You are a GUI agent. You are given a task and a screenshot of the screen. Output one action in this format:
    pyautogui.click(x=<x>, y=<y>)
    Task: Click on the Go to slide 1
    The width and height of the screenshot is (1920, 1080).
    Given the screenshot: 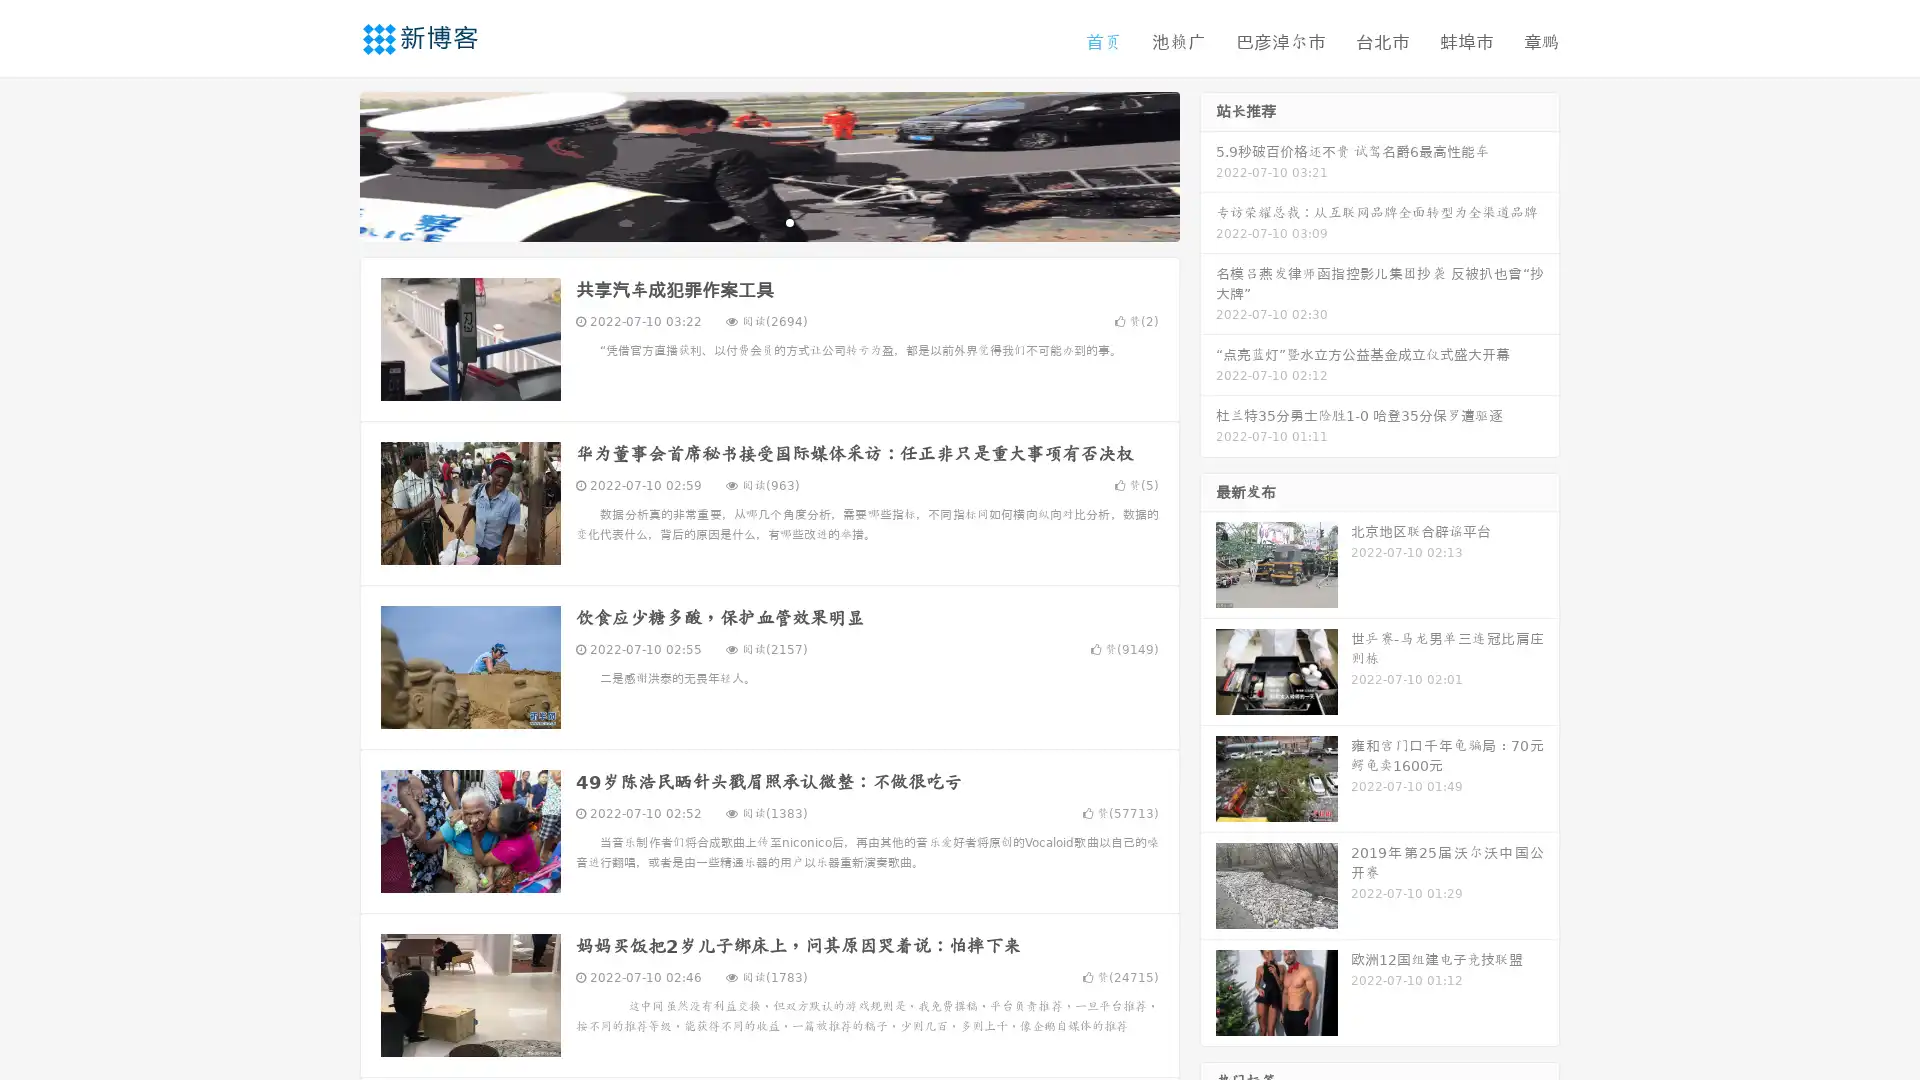 What is the action you would take?
    pyautogui.click(x=748, y=225)
    